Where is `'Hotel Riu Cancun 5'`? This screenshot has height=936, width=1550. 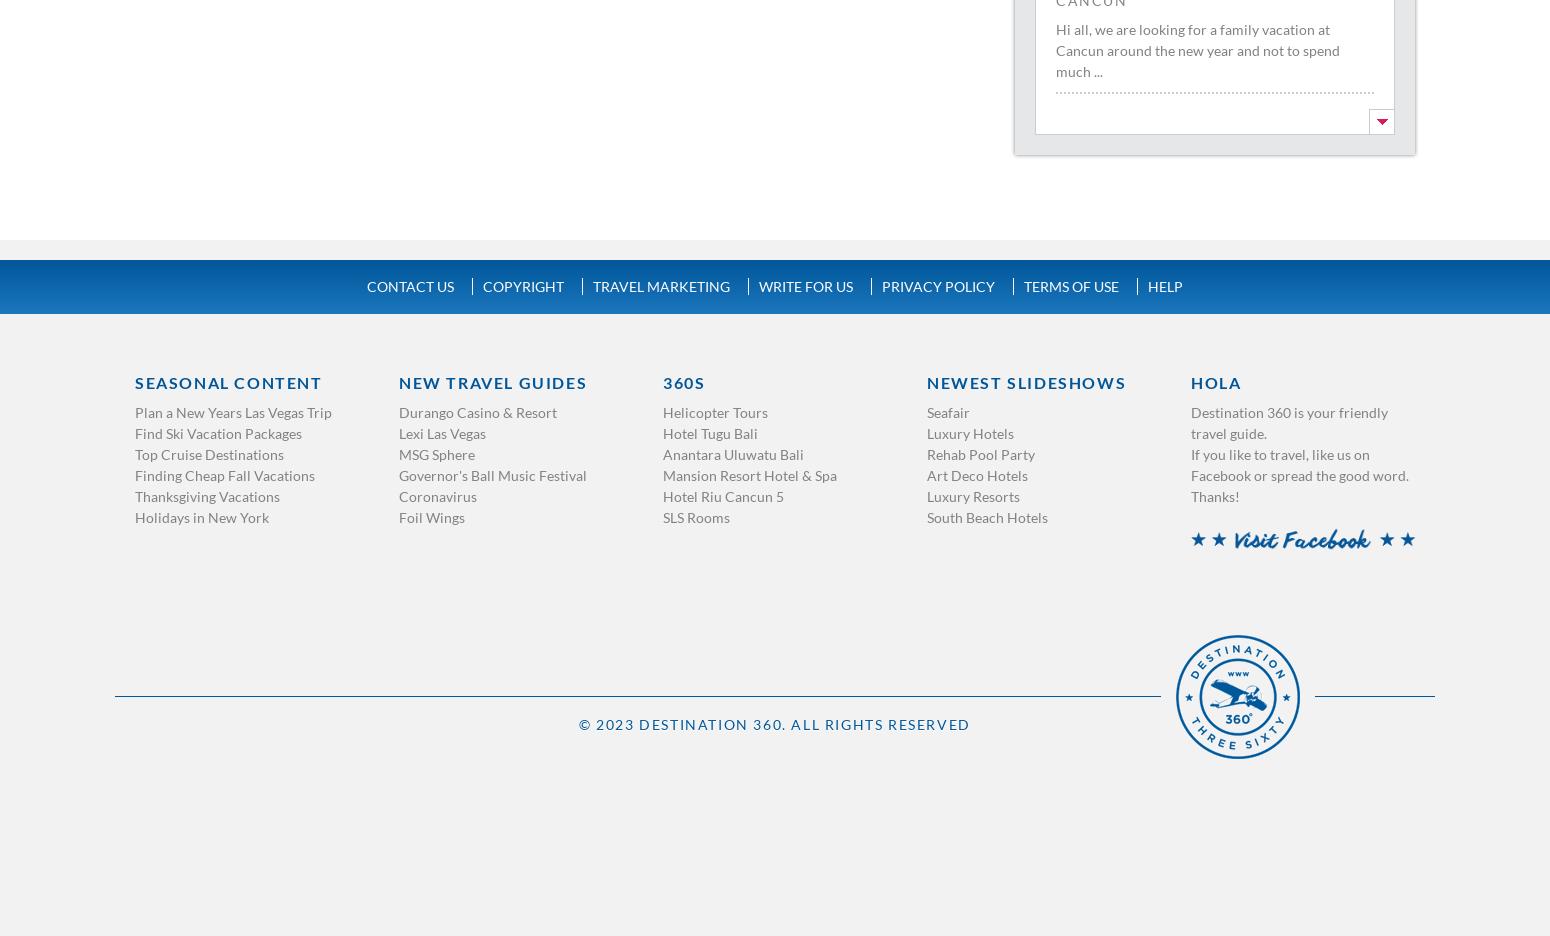 'Hotel Riu Cancun 5' is located at coordinates (661, 494).